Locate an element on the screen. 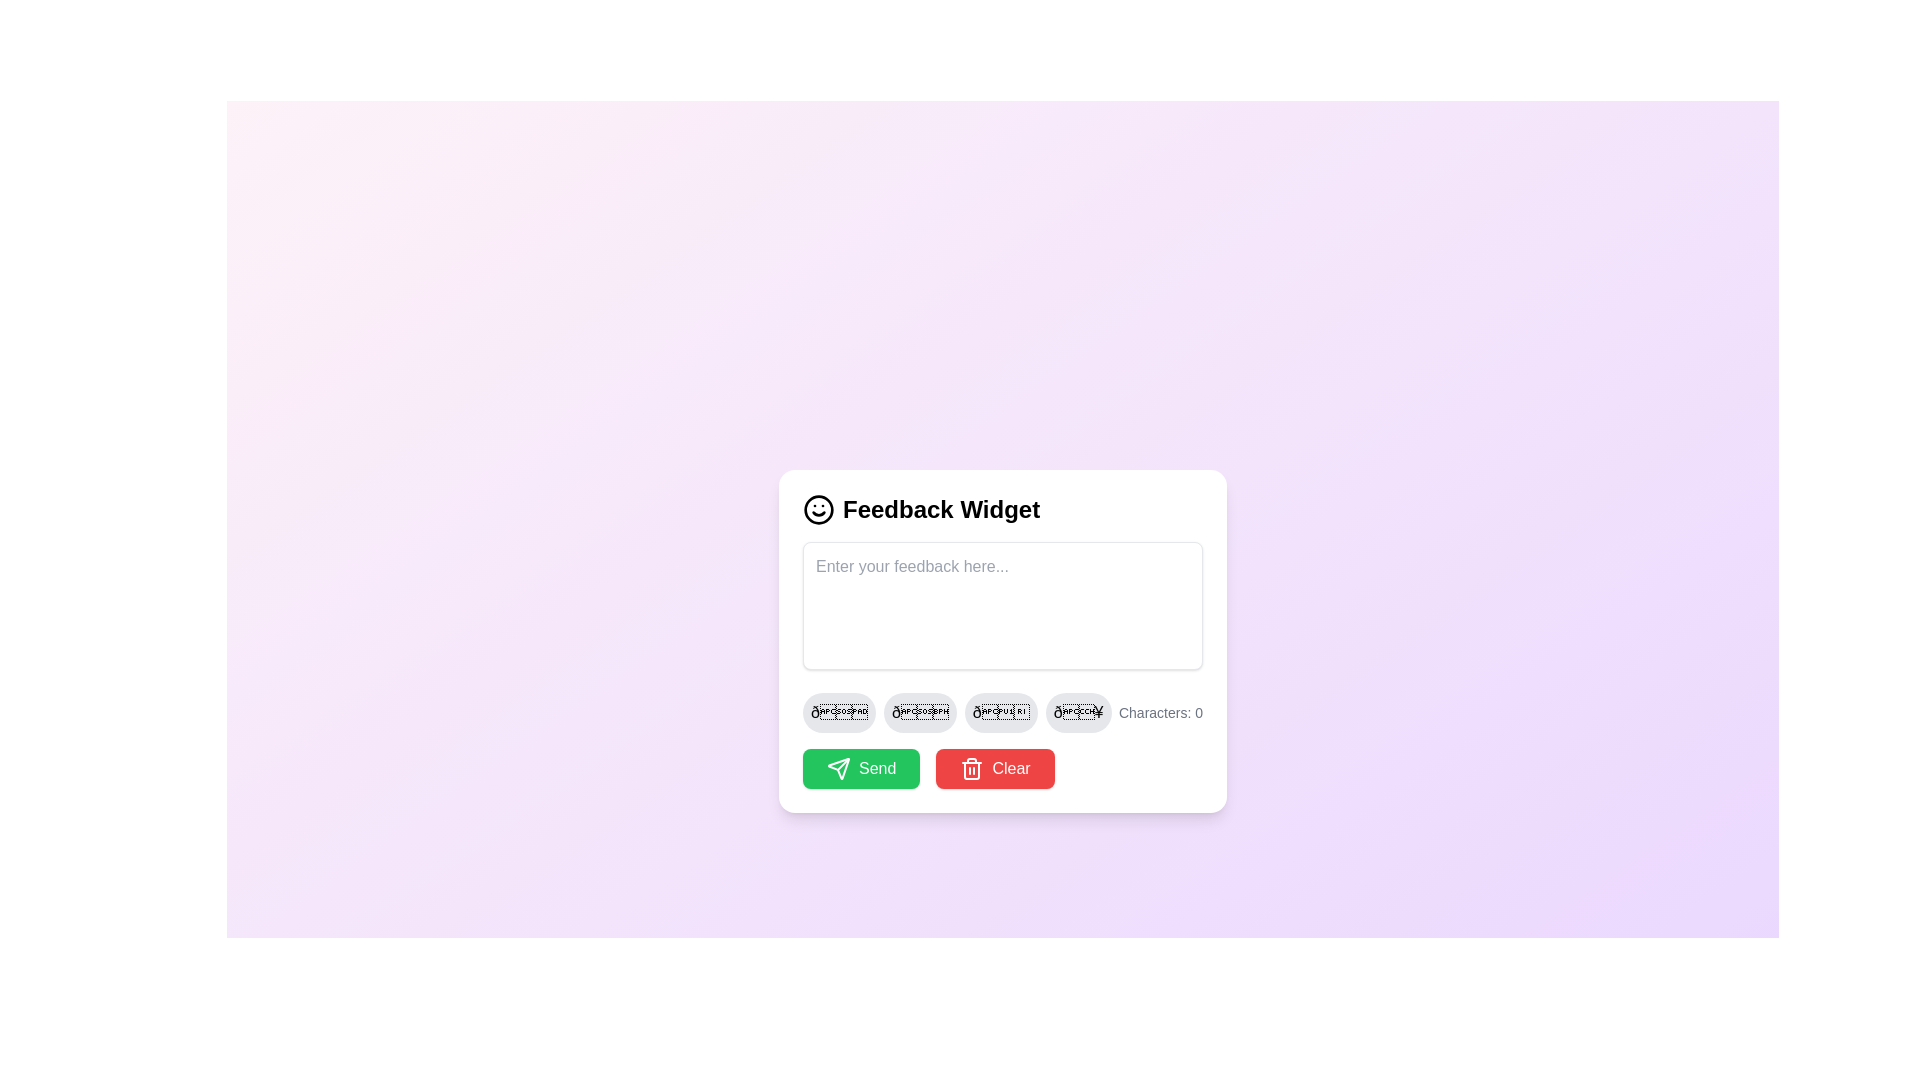 The width and height of the screenshot is (1920, 1080). the submission button located to the left of the red 'Clear' button is located at coordinates (861, 767).